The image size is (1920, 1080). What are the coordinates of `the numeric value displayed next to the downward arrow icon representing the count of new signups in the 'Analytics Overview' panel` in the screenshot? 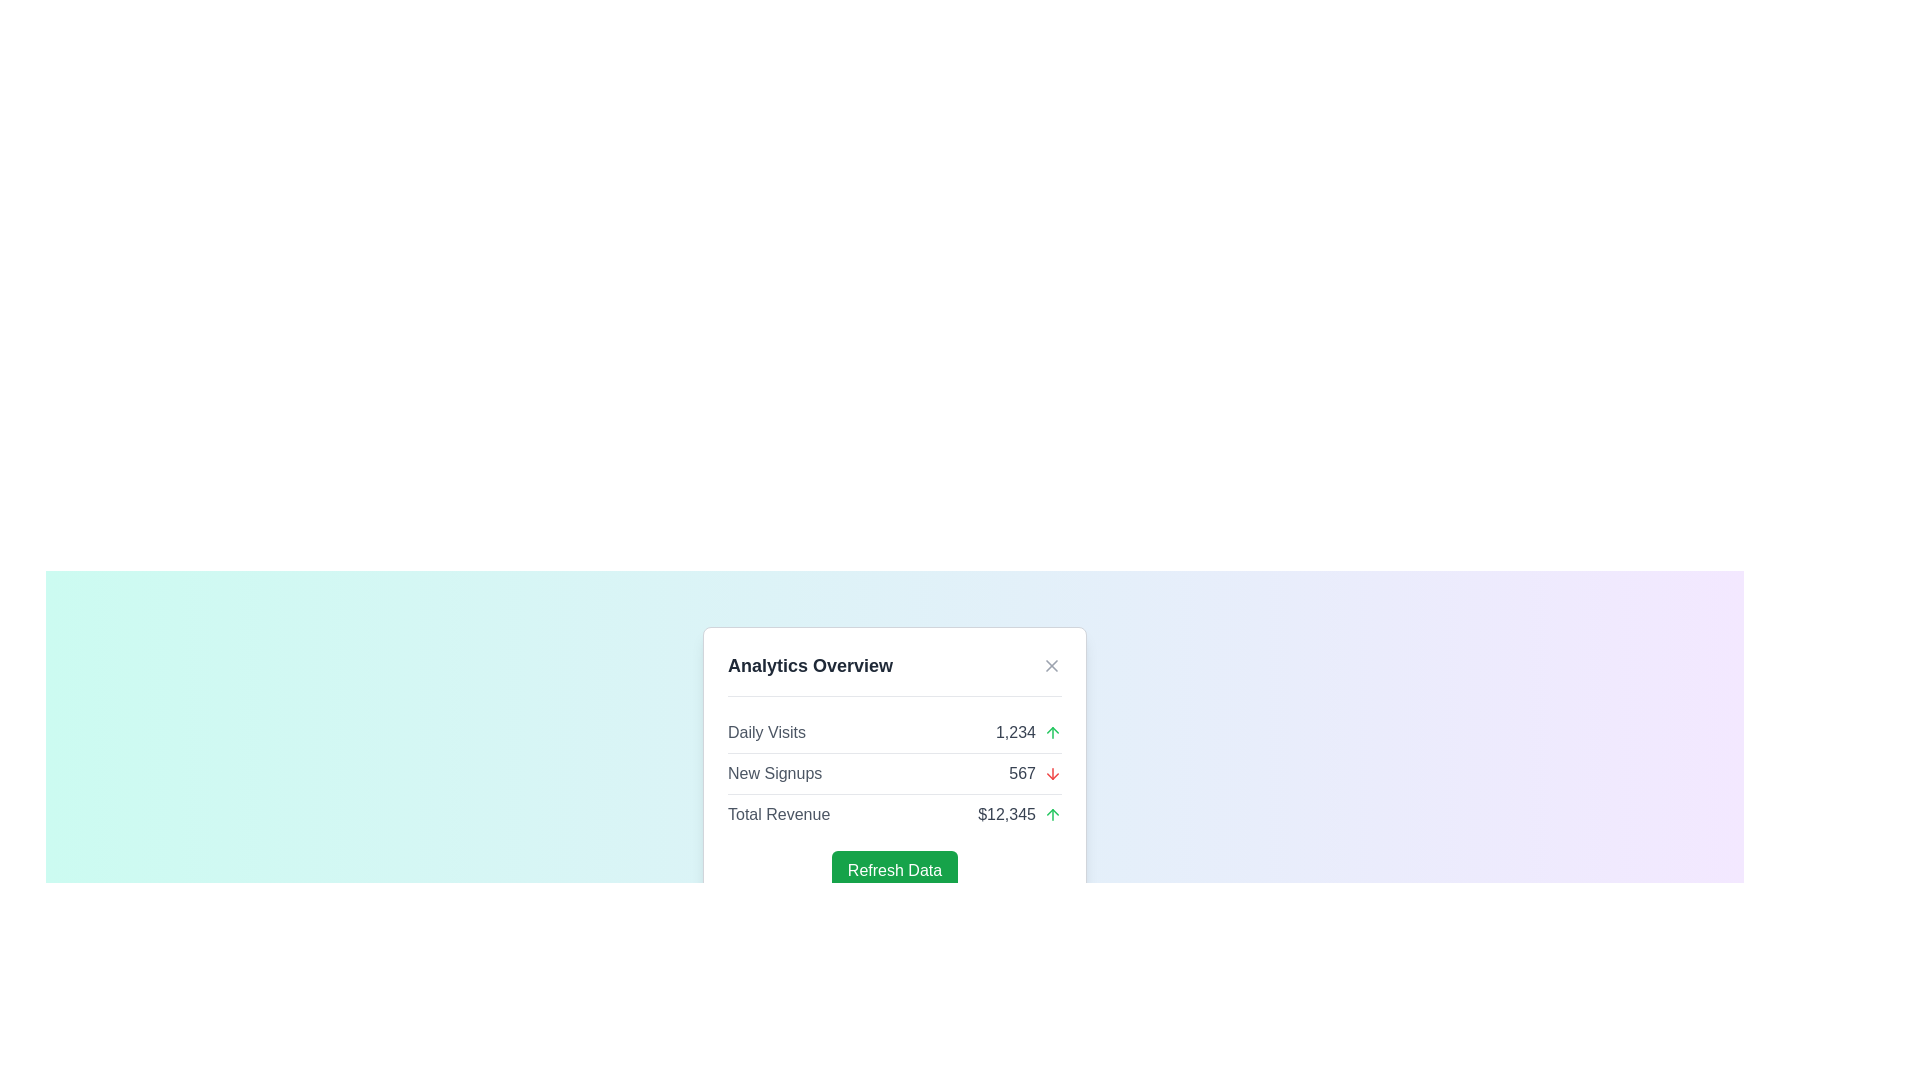 It's located at (1035, 773).